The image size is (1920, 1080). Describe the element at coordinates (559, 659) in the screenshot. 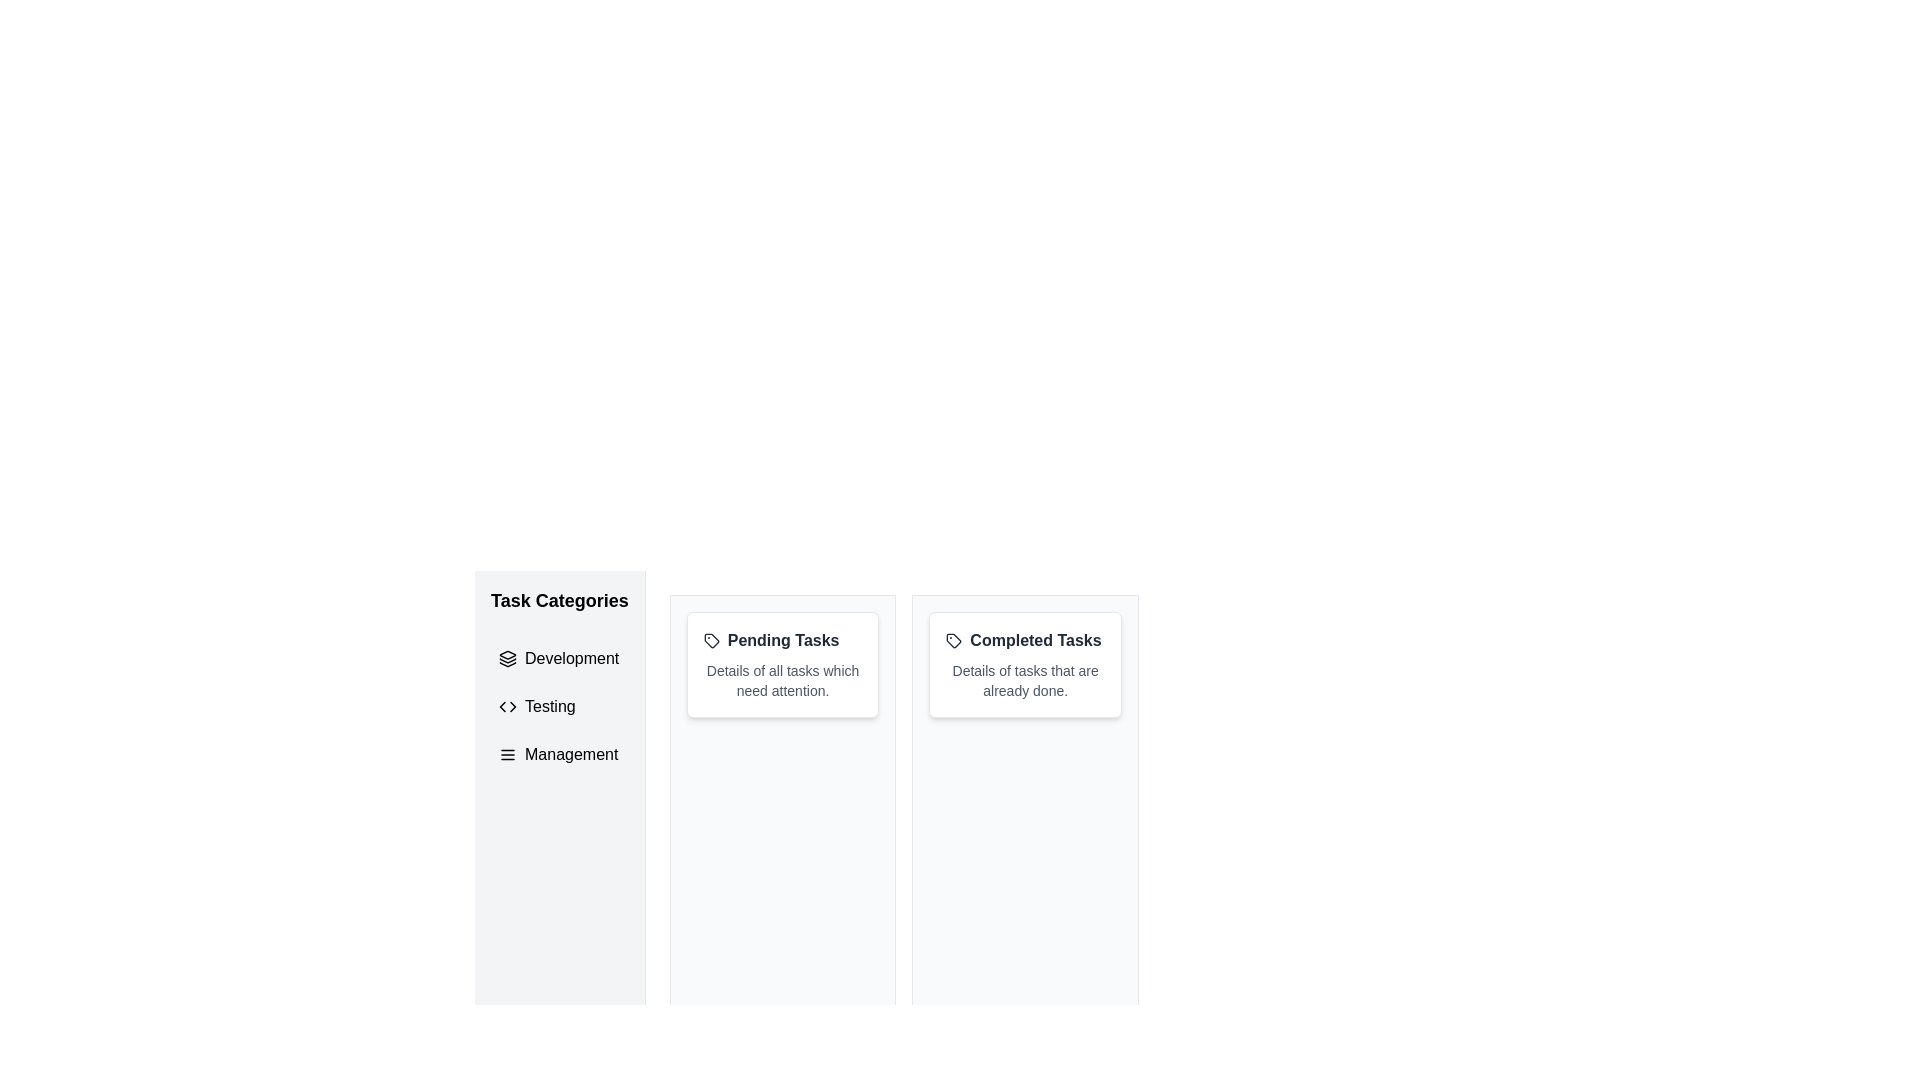

I see `the 'Development' menu item, which is the first item in the vertical list of menu options under 'Task Categories', visually represented by a black icon resembling stacked layers followed by the text 'Development'` at that location.